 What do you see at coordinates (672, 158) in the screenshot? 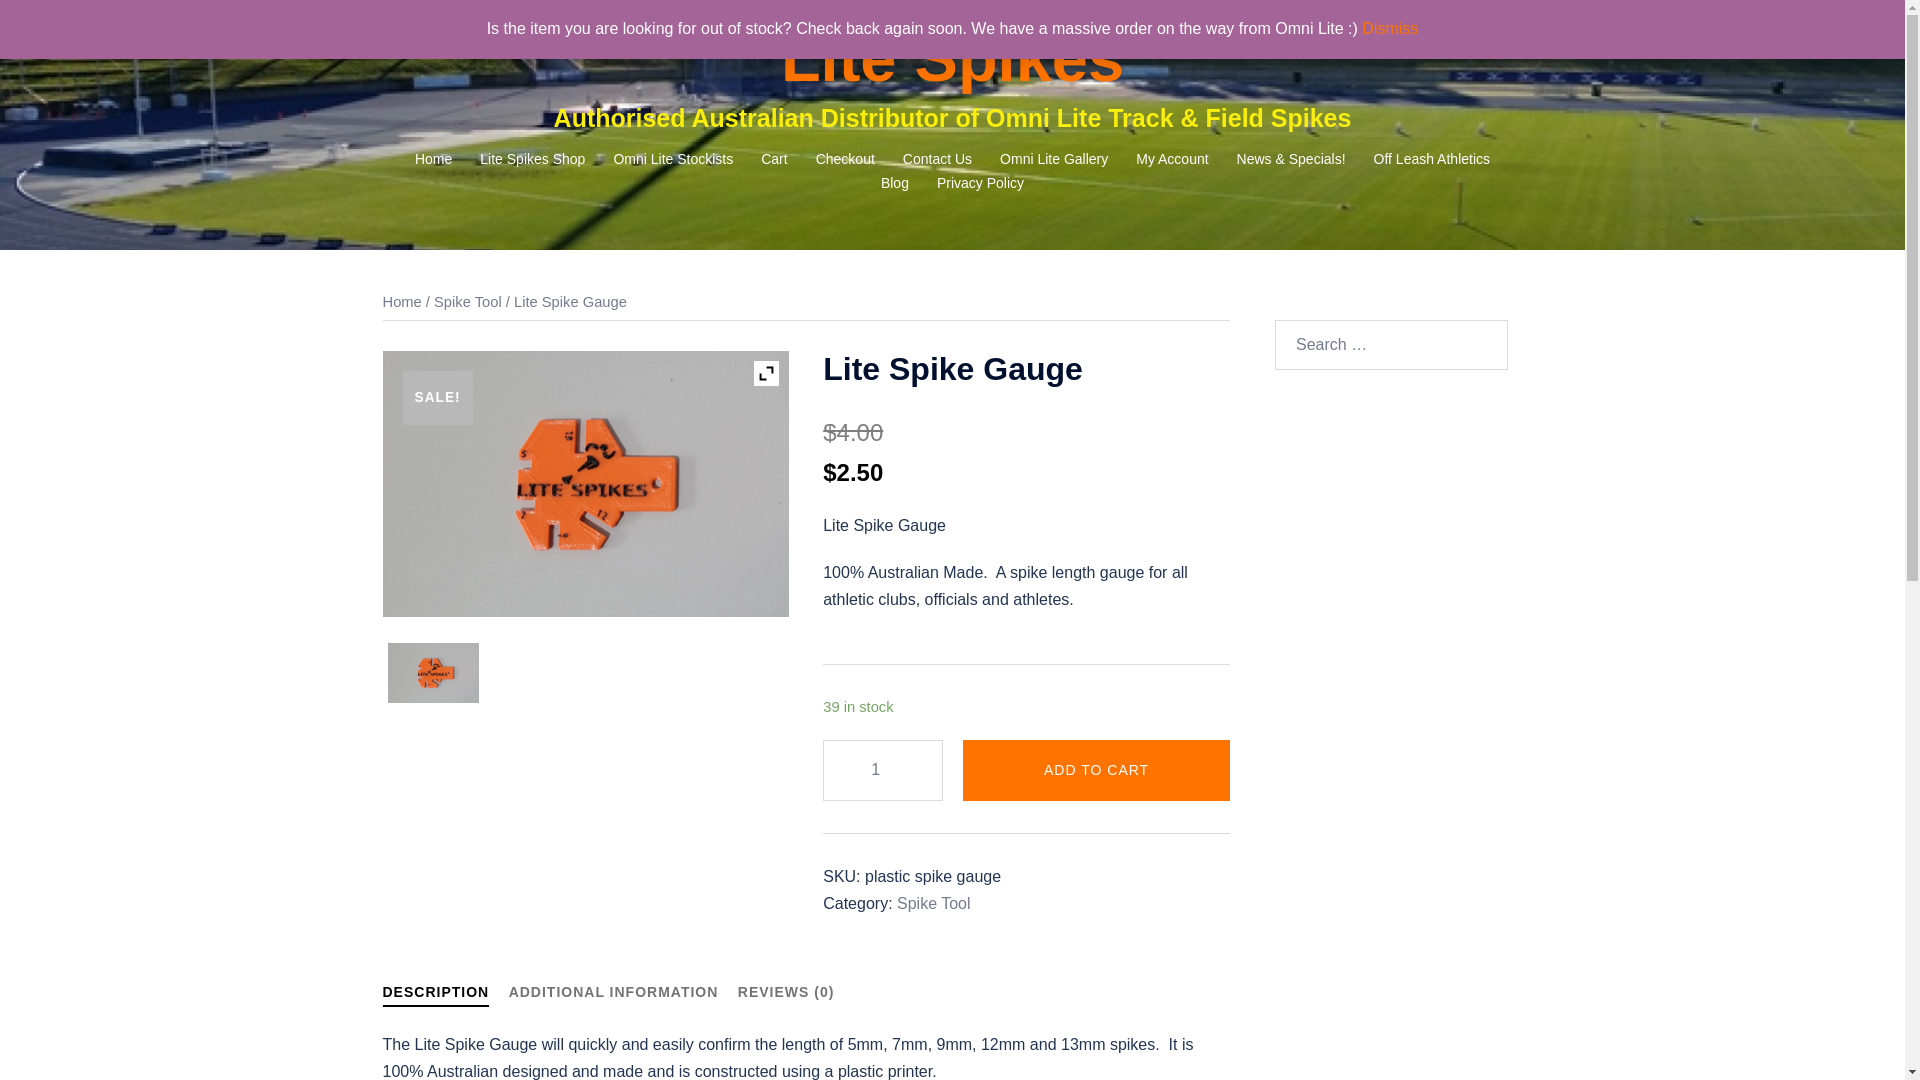
I see `'Omni Lite Stockists'` at bounding box center [672, 158].